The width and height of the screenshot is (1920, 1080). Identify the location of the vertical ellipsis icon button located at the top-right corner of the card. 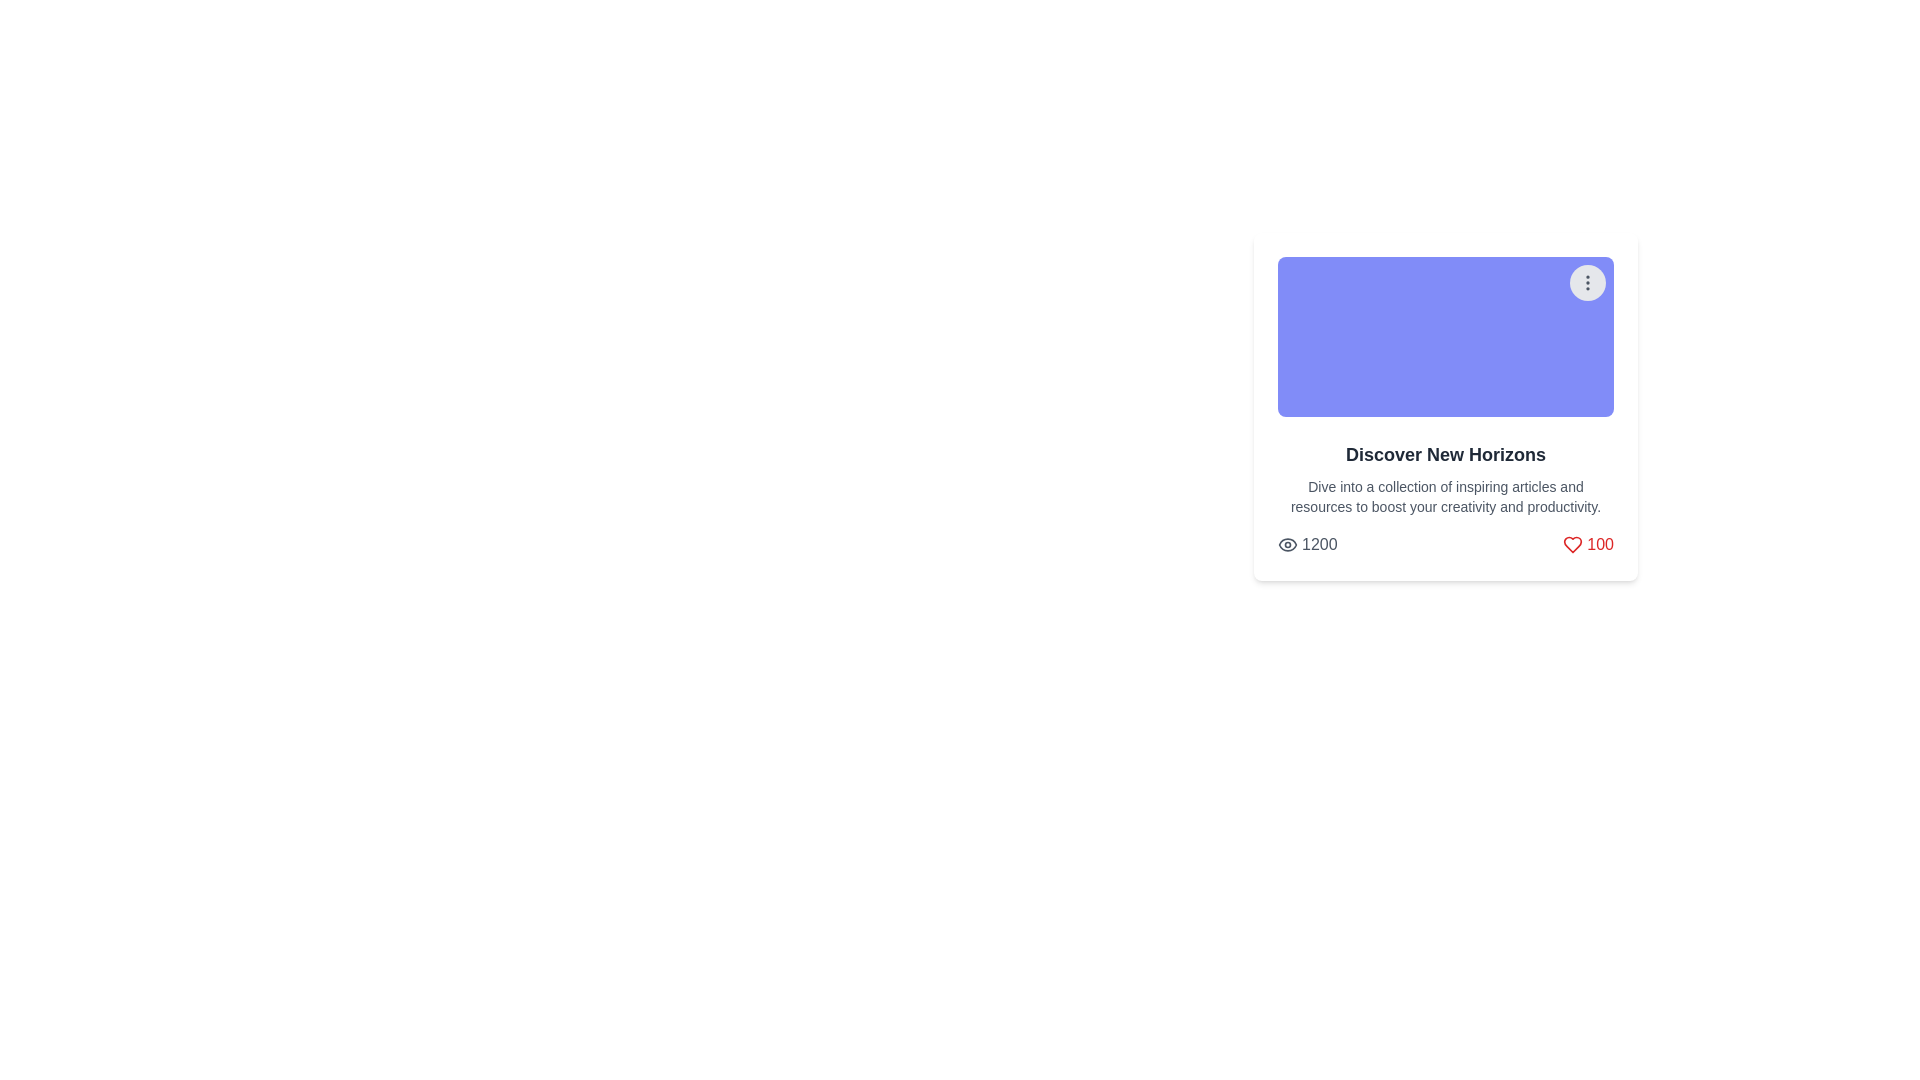
(1587, 282).